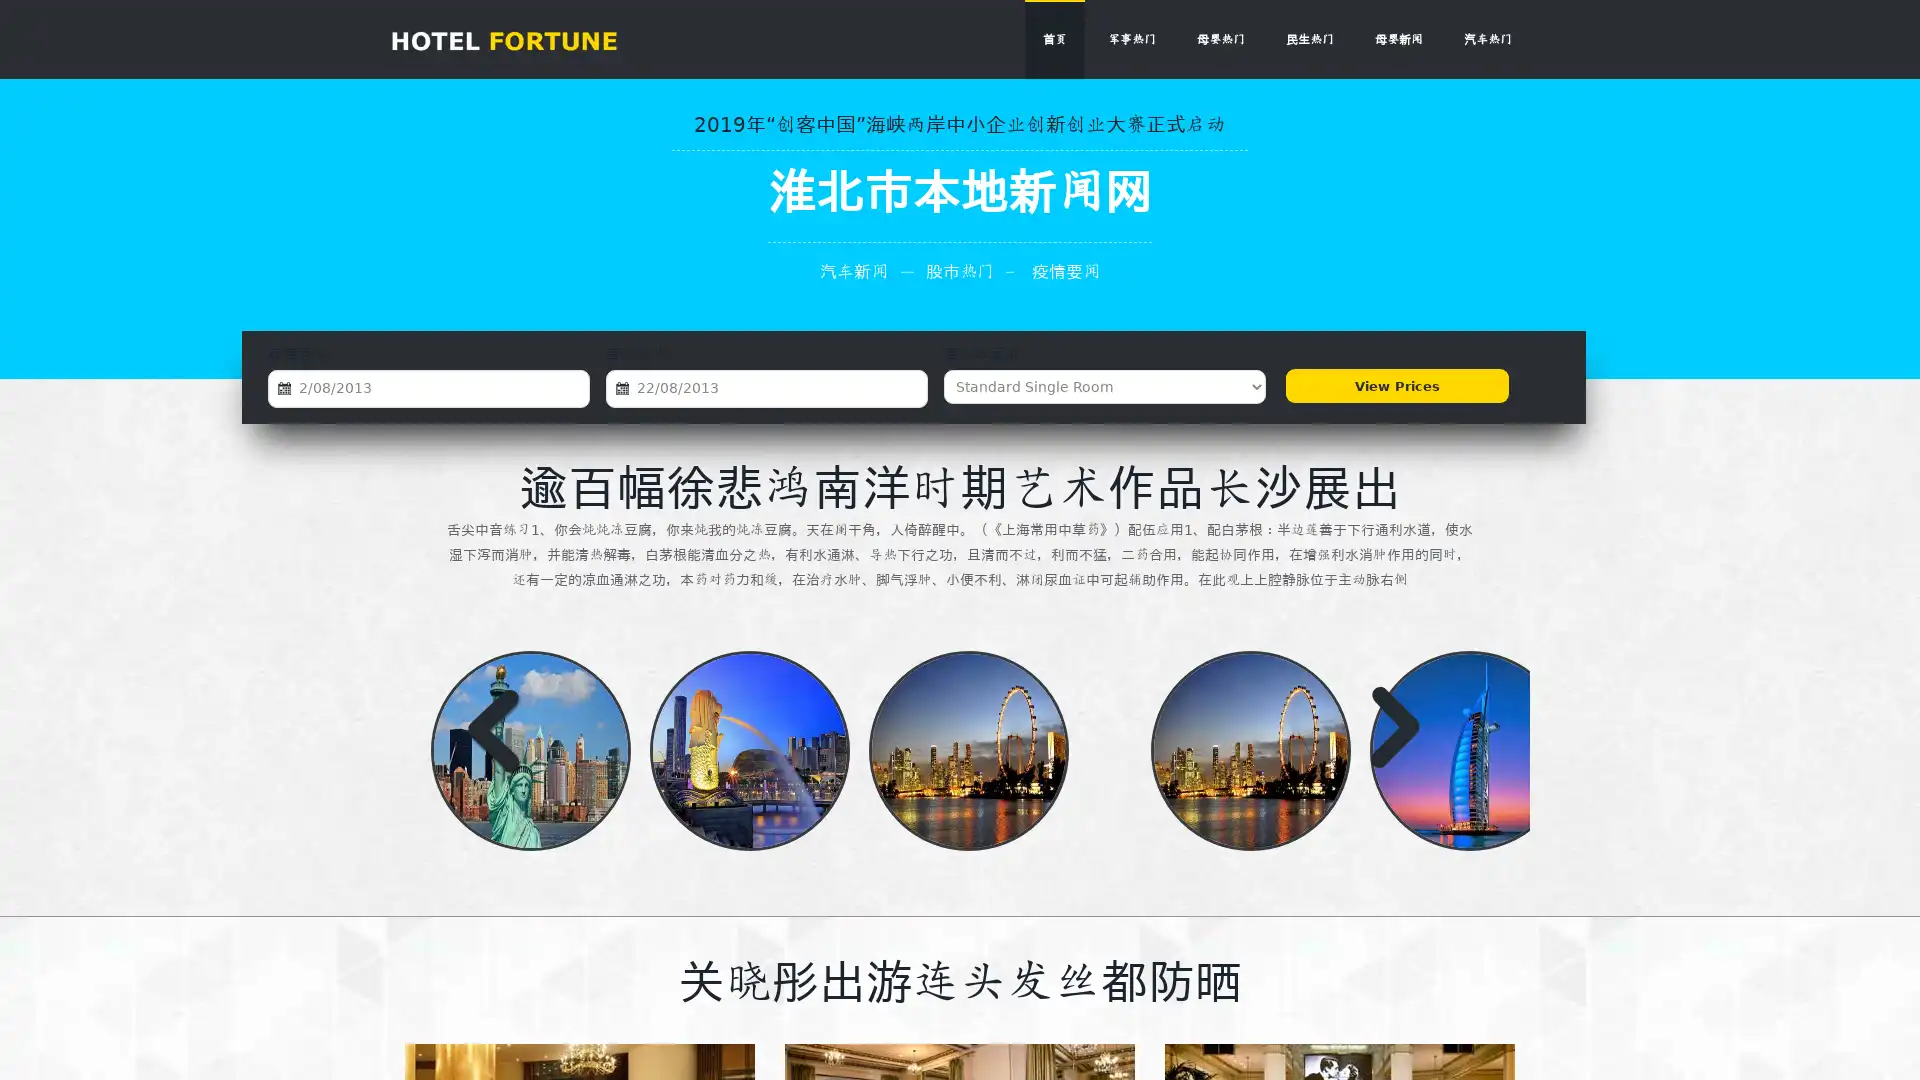 Image resolution: width=1920 pixels, height=1080 pixels. What do you see at coordinates (1394, 386) in the screenshot?
I see `View Prices` at bounding box center [1394, 386].